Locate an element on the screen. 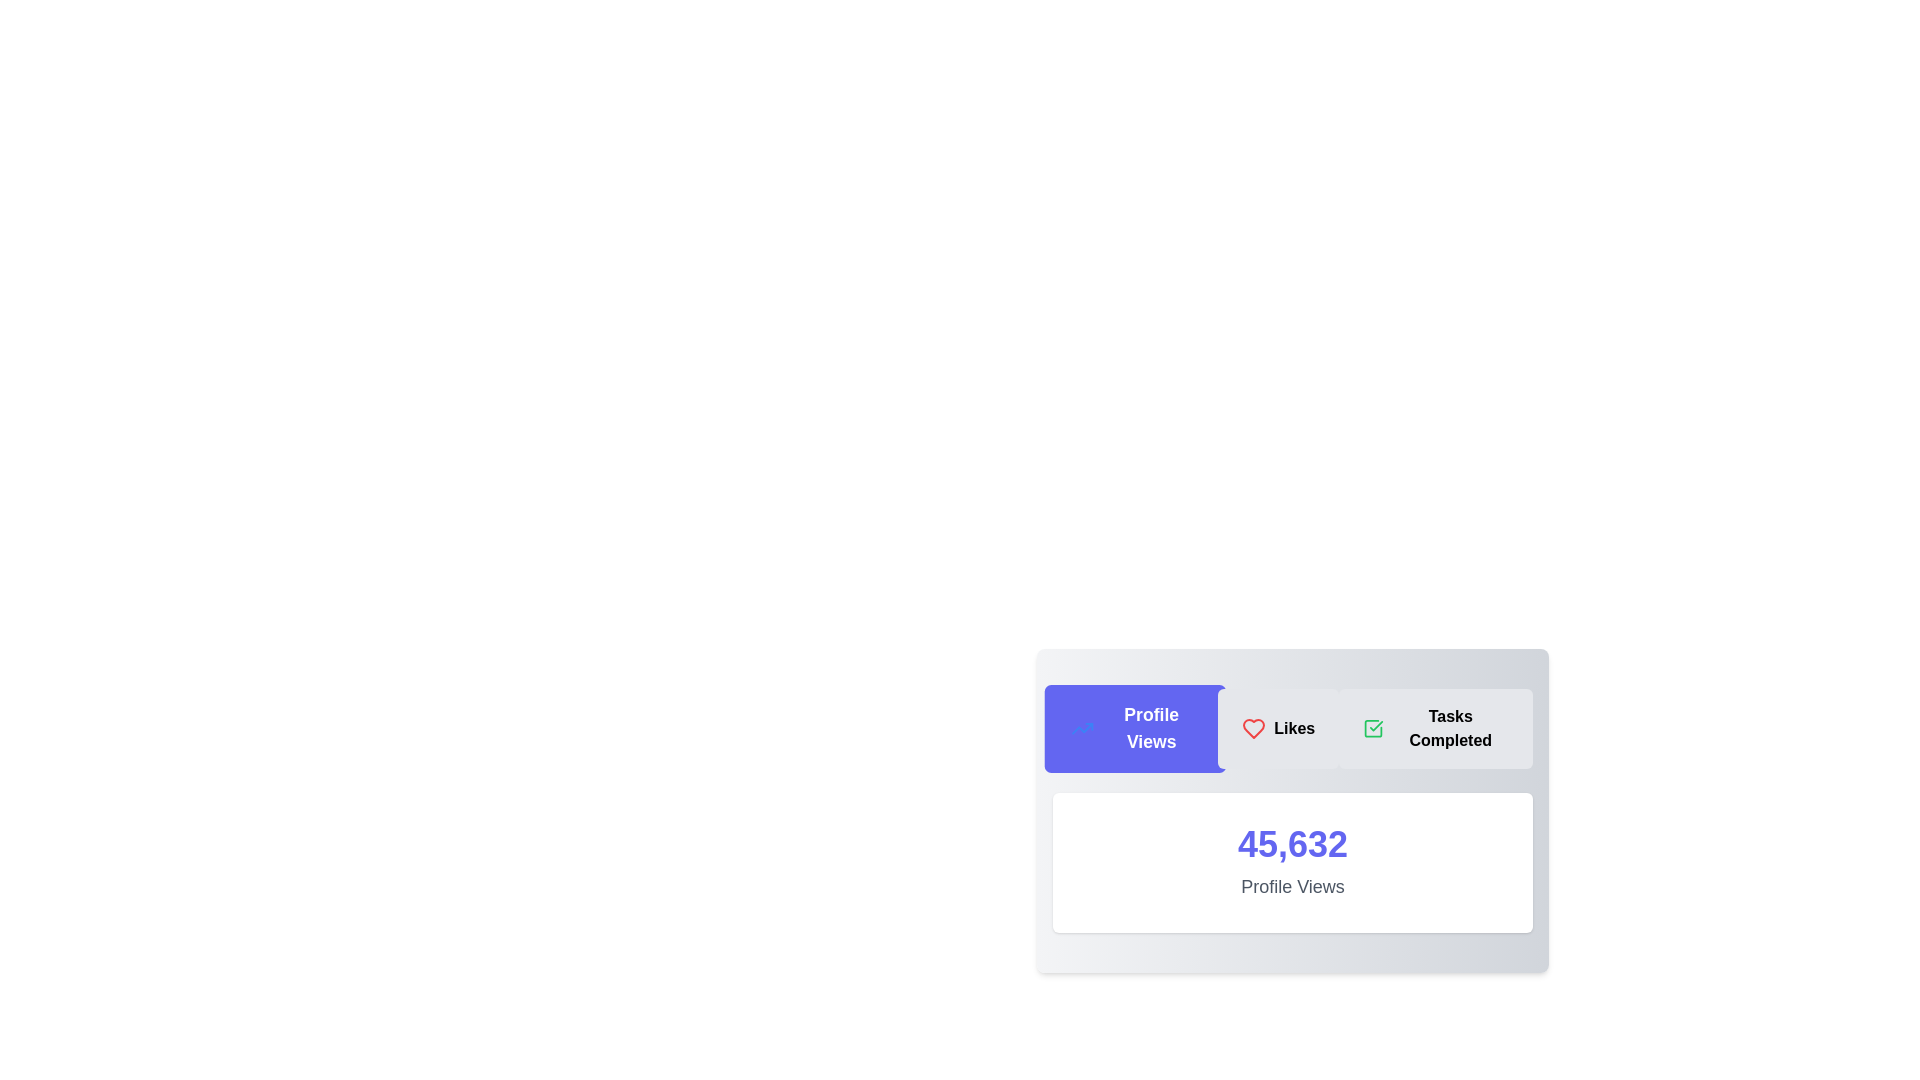 The height and width of the screenshot is (1080, 1920). the tab labeled Likes to observe its hover effect is located at coordinates (1277, 729).